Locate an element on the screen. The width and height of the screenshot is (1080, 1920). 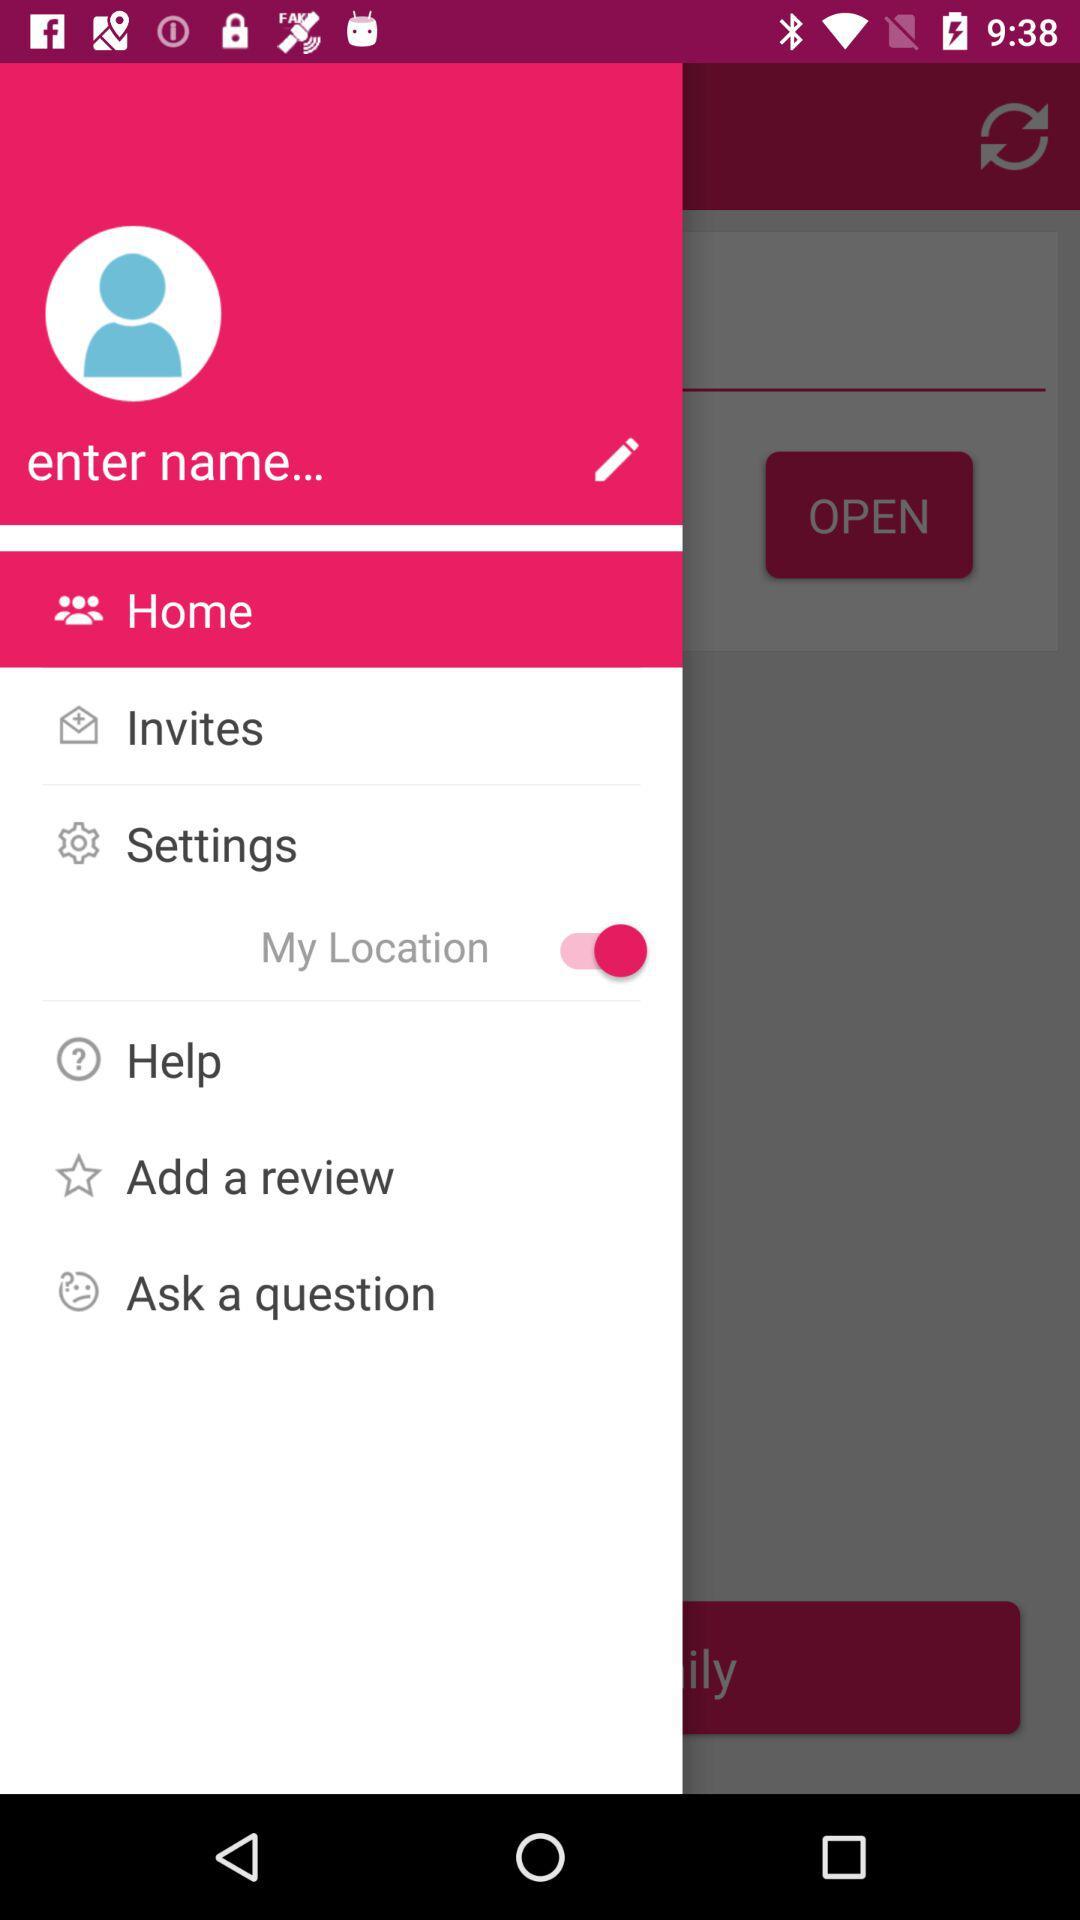
the icon above enter name is located at coordinates (134, 314).